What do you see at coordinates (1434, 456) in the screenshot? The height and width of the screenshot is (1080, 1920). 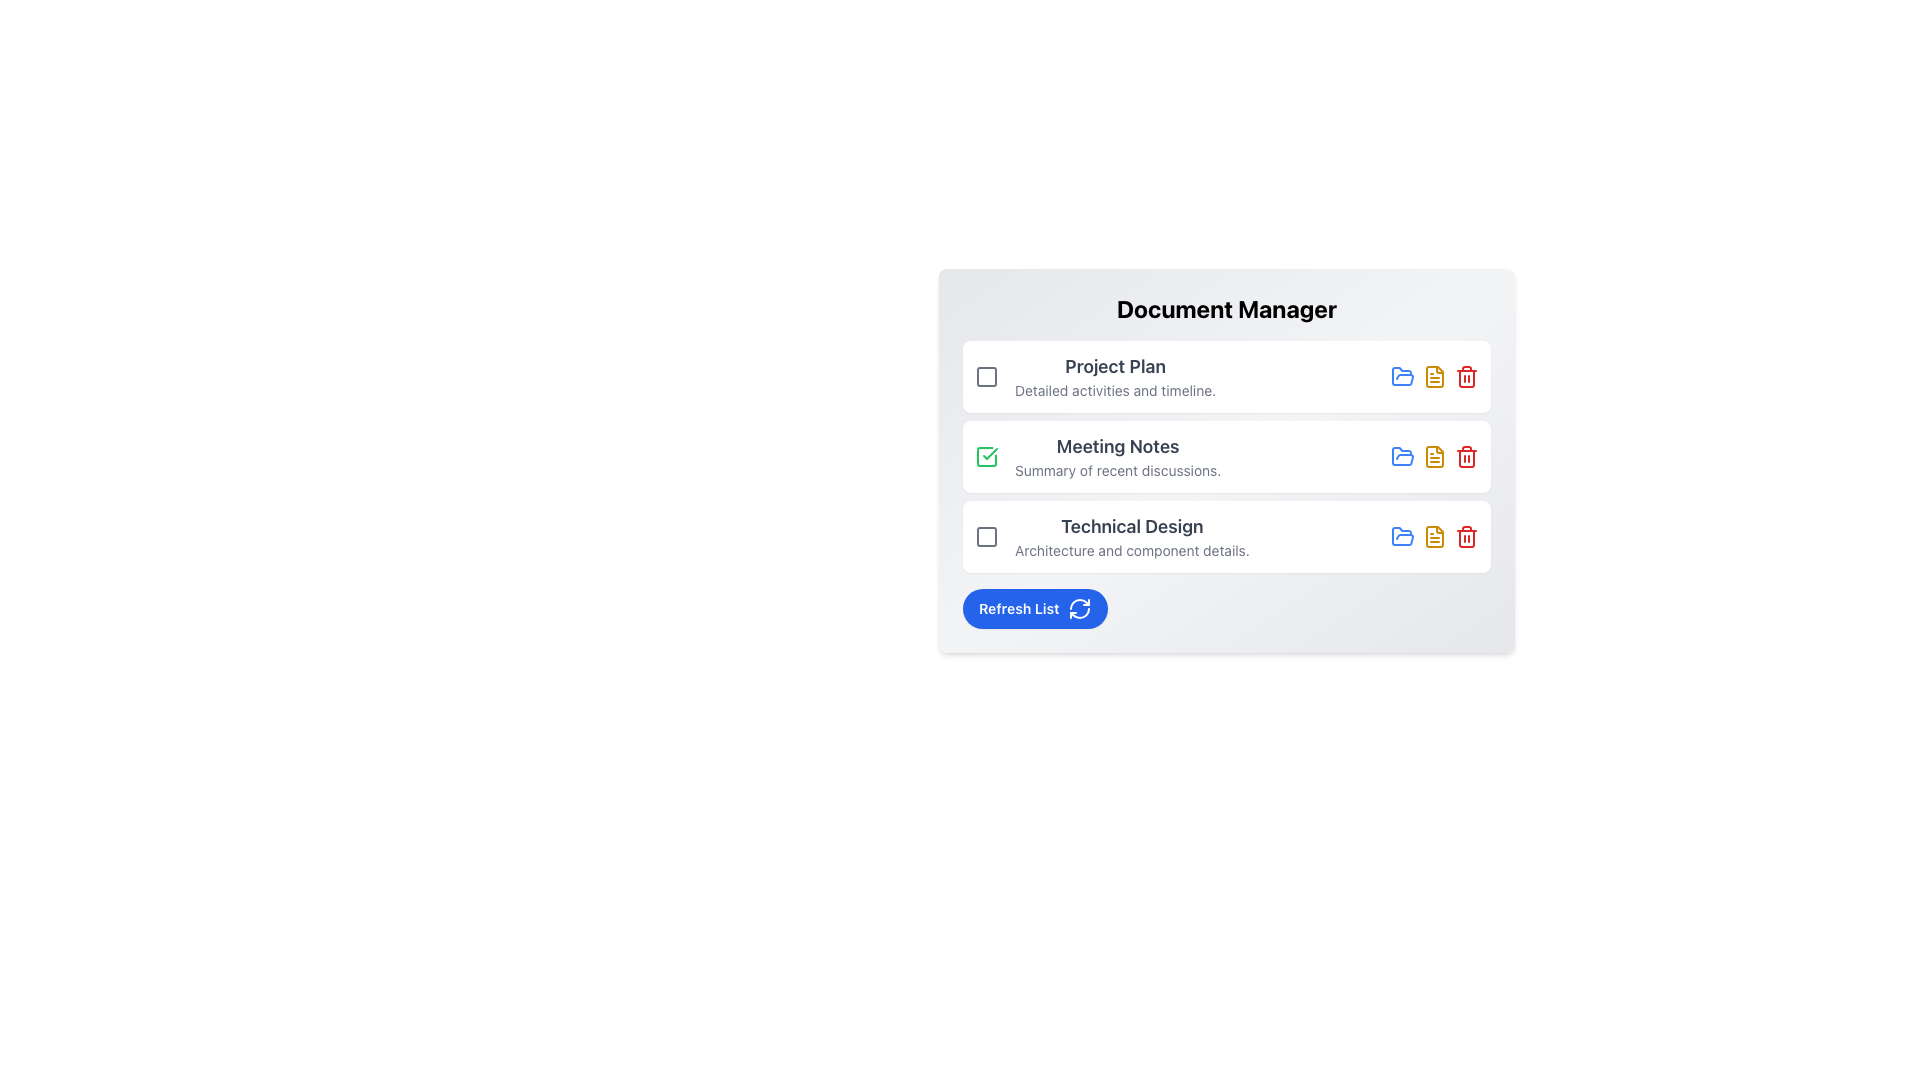 I see `the yellow file icon located to the right of the 'Meeting Notes' item in the list` at bounding box center [1434, 456].